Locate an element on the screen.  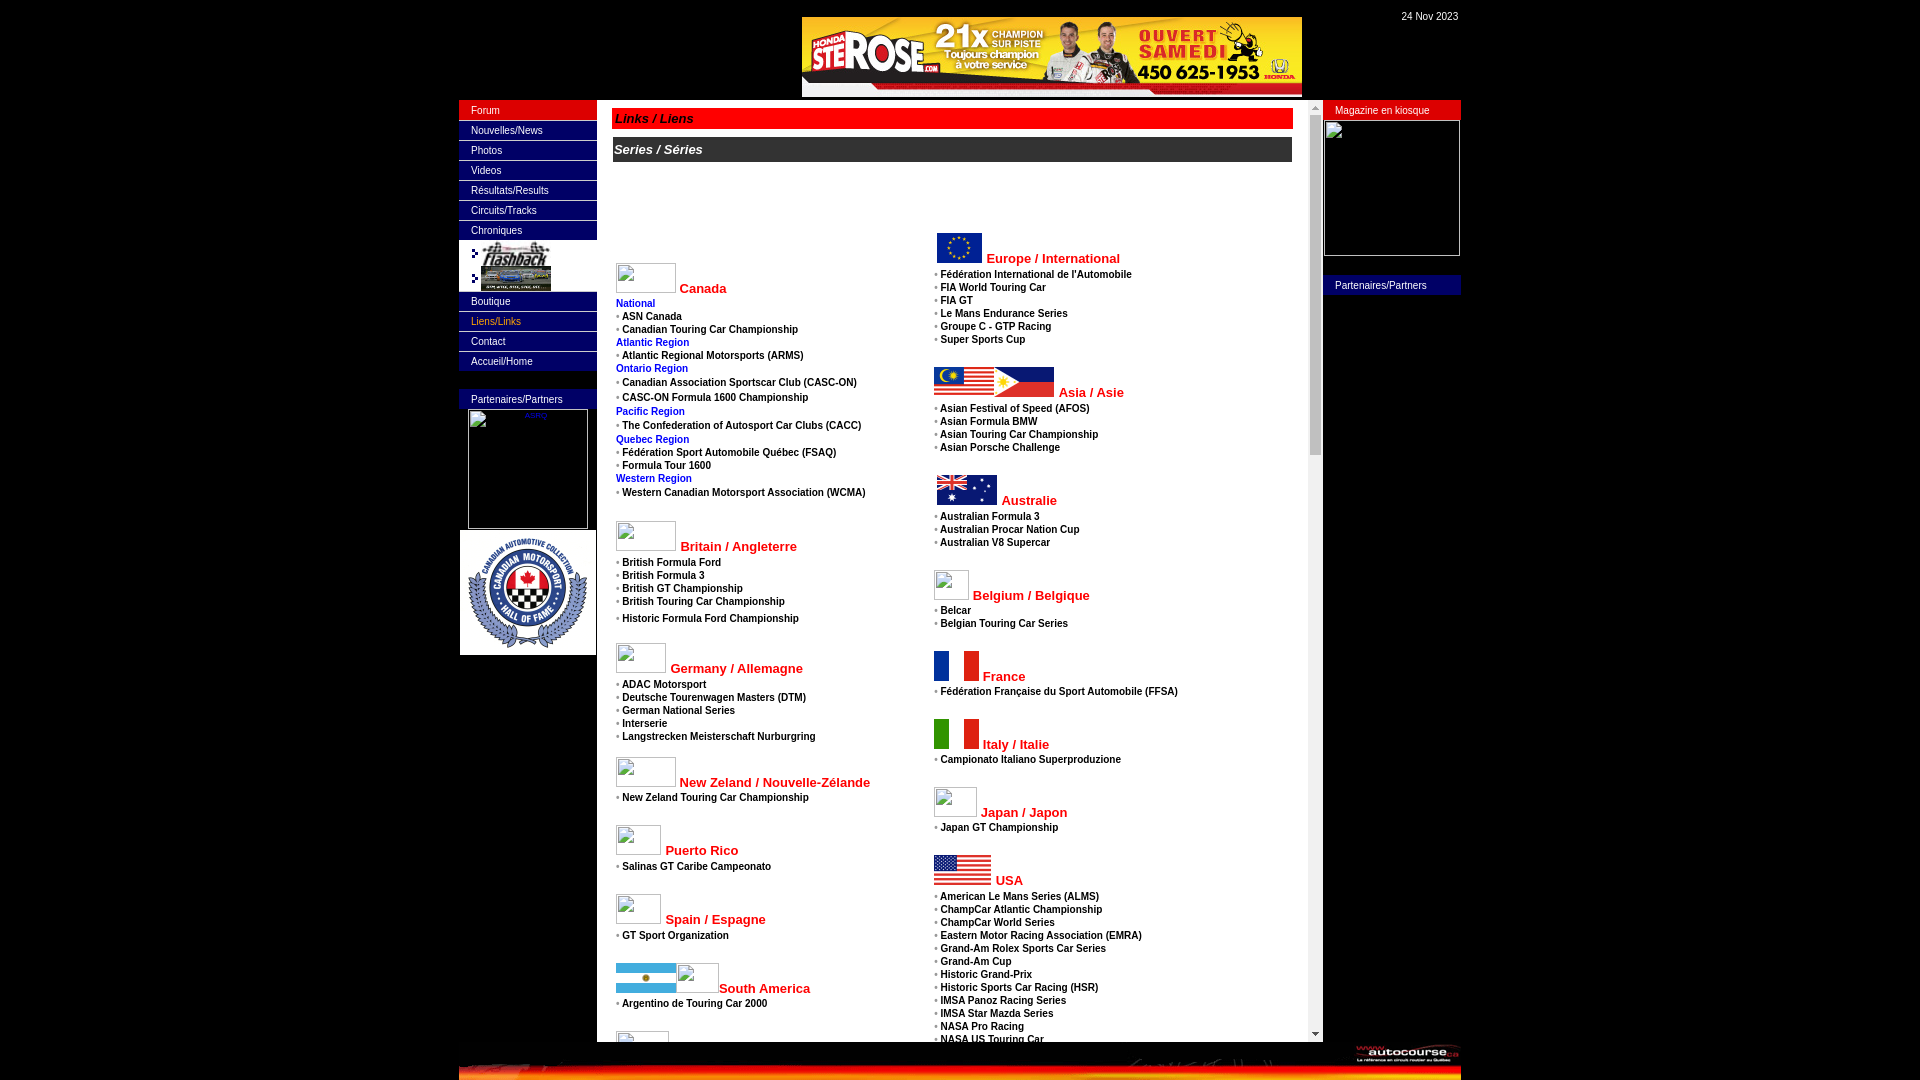
'Circuits/Tracks' is located at coordinates (504, 210).